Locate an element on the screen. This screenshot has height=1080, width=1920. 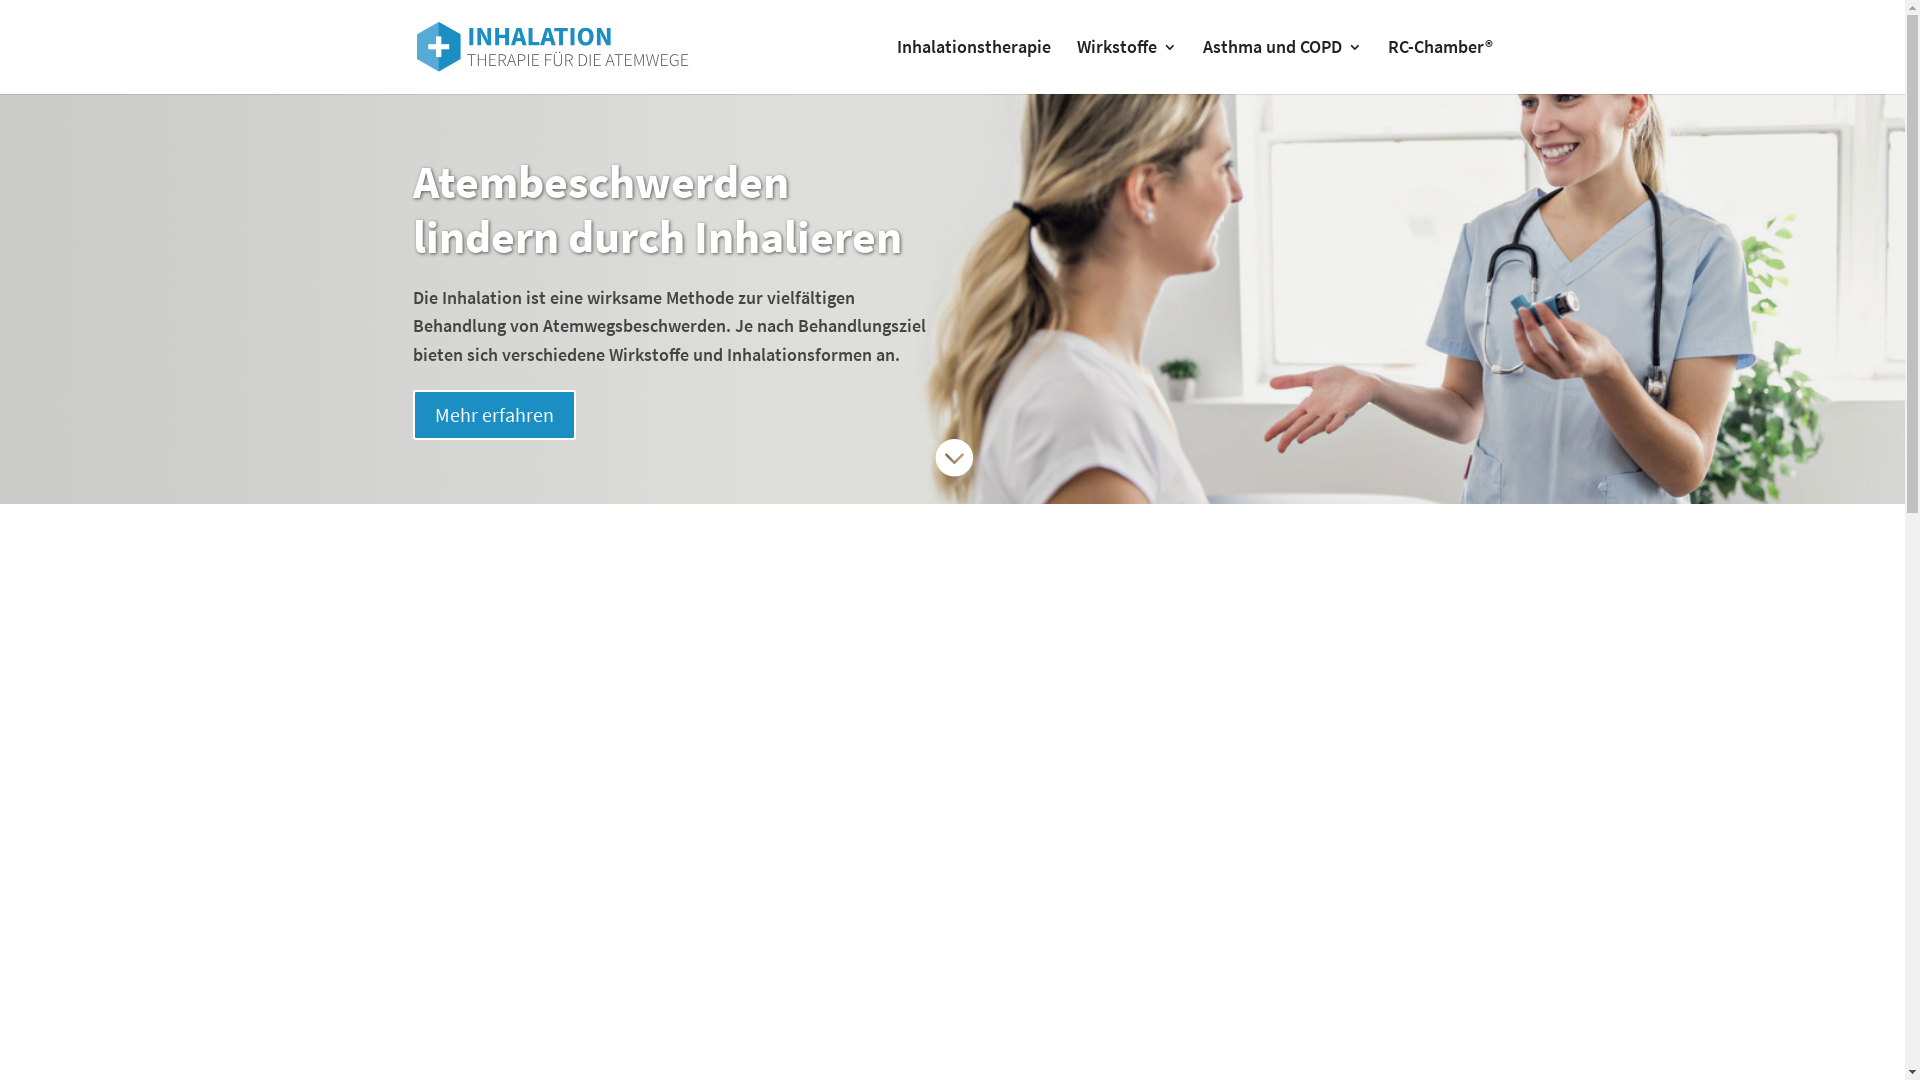
'Wirkstoffe' is located at coordinates (1126, 65).